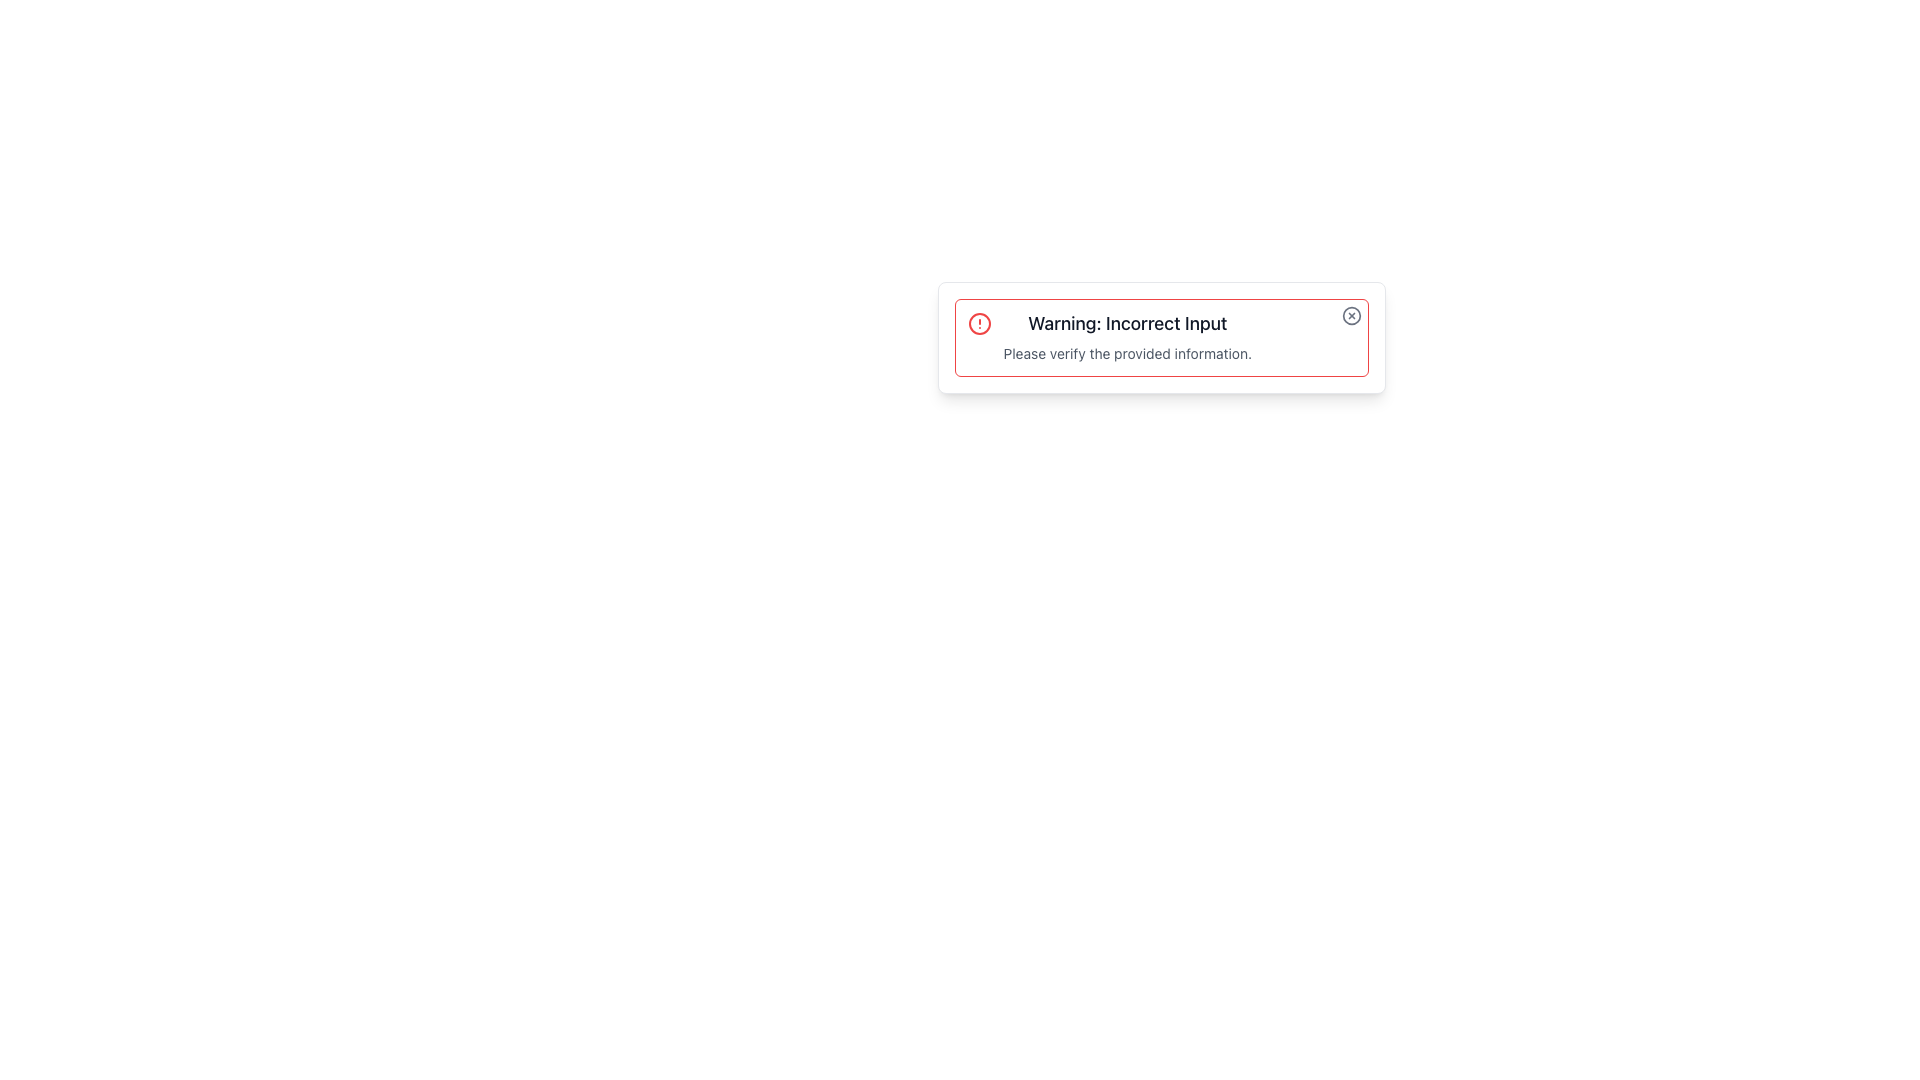 This screenshot has width=1920, height=1080. What do you see at coordinates (979, 323) in the screenshot?
I see `the outer circle of the warning icon located in the top-left corner of the warning notification box, which alerts the user about an incorrect input` at bounding box center [979, 323].